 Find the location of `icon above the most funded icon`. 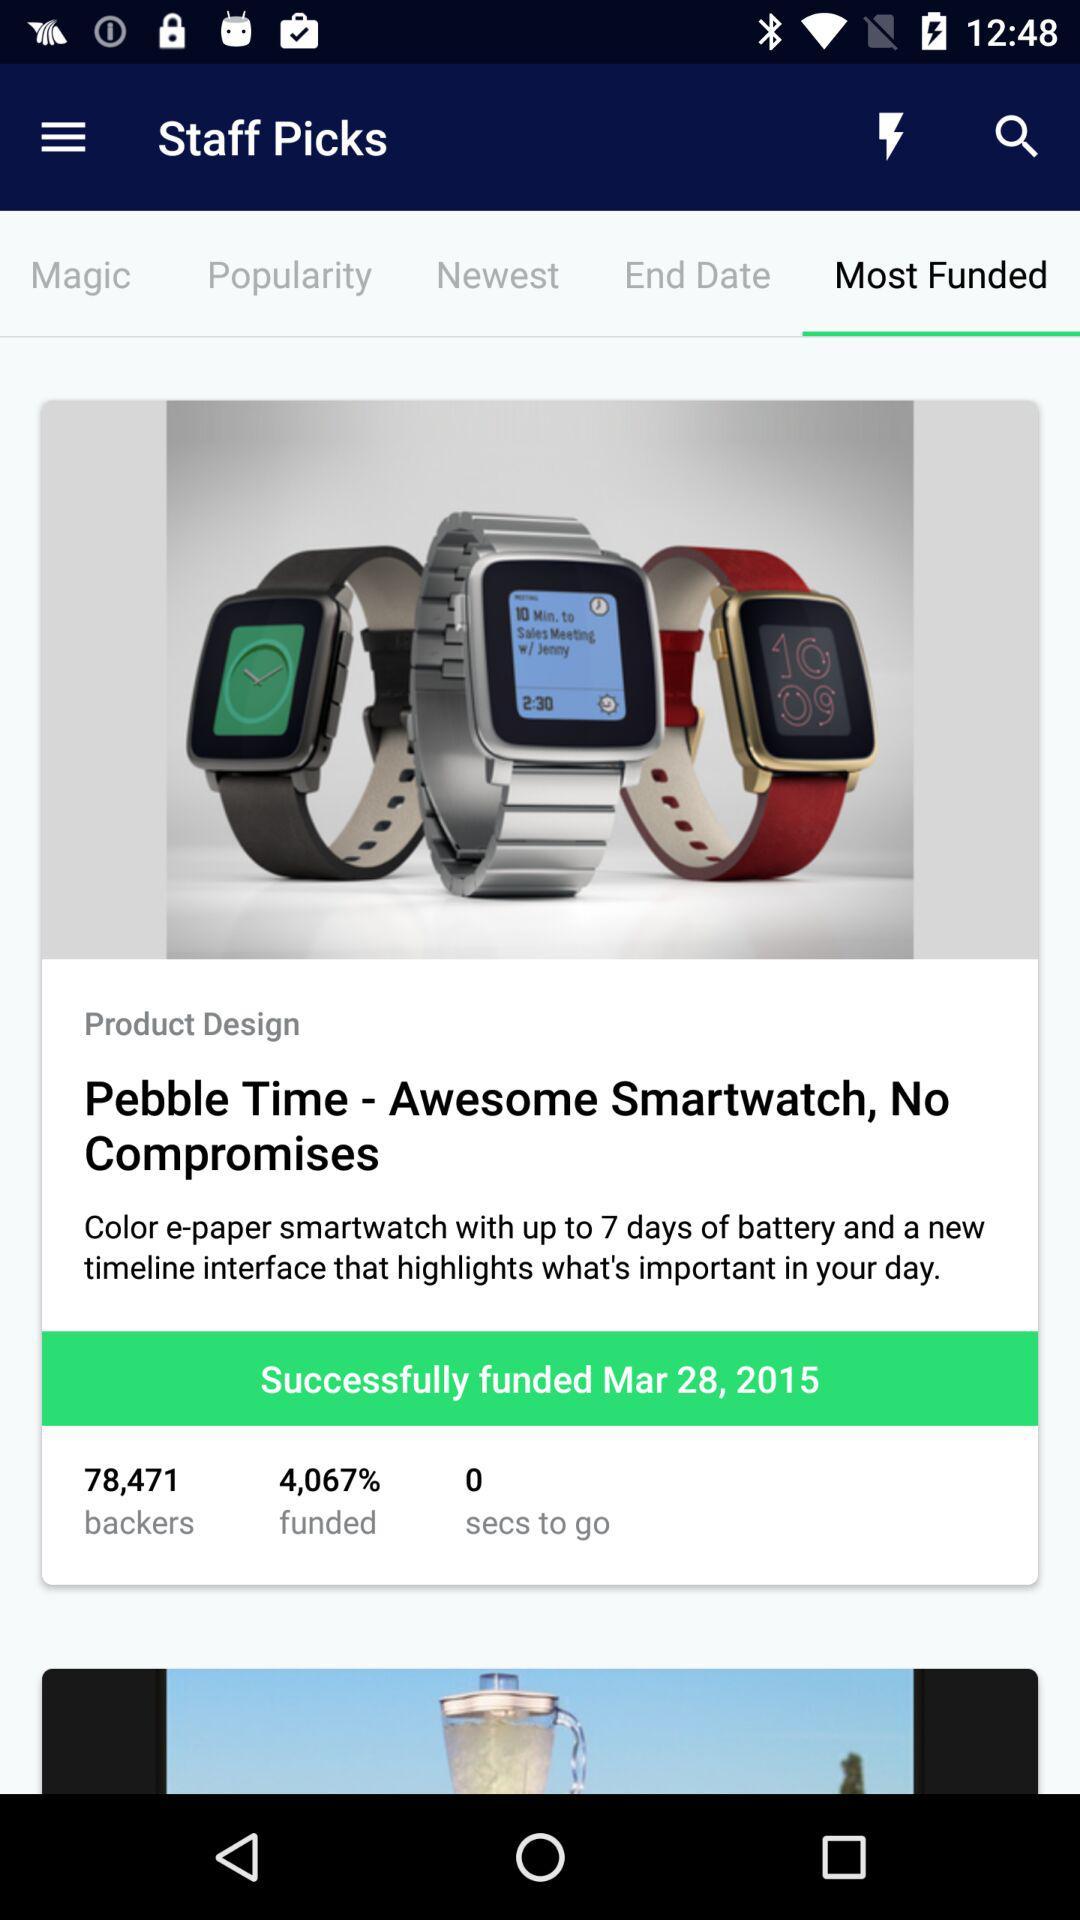

icon above the most funded icon is located at coordinates (890, 136).